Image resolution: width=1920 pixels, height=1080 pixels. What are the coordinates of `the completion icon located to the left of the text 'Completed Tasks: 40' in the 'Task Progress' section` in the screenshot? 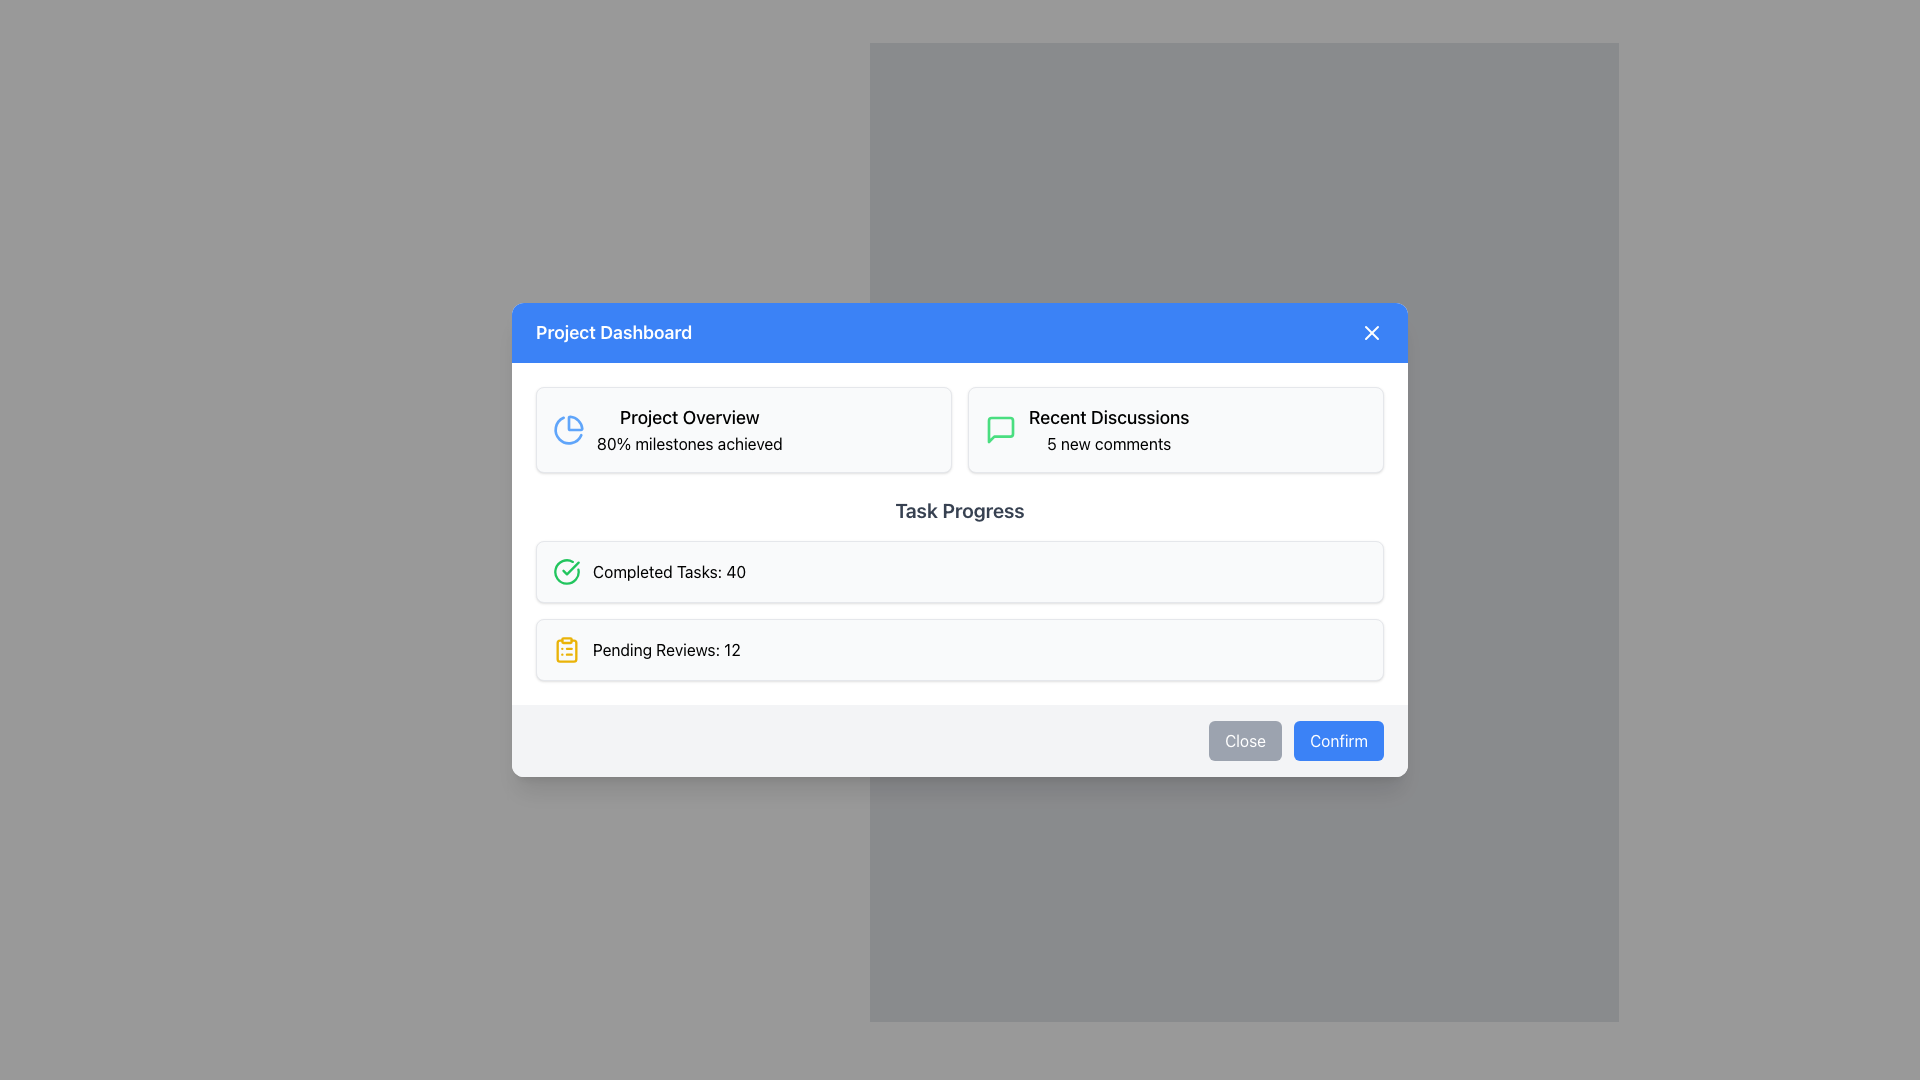 It's located at (565, 571).